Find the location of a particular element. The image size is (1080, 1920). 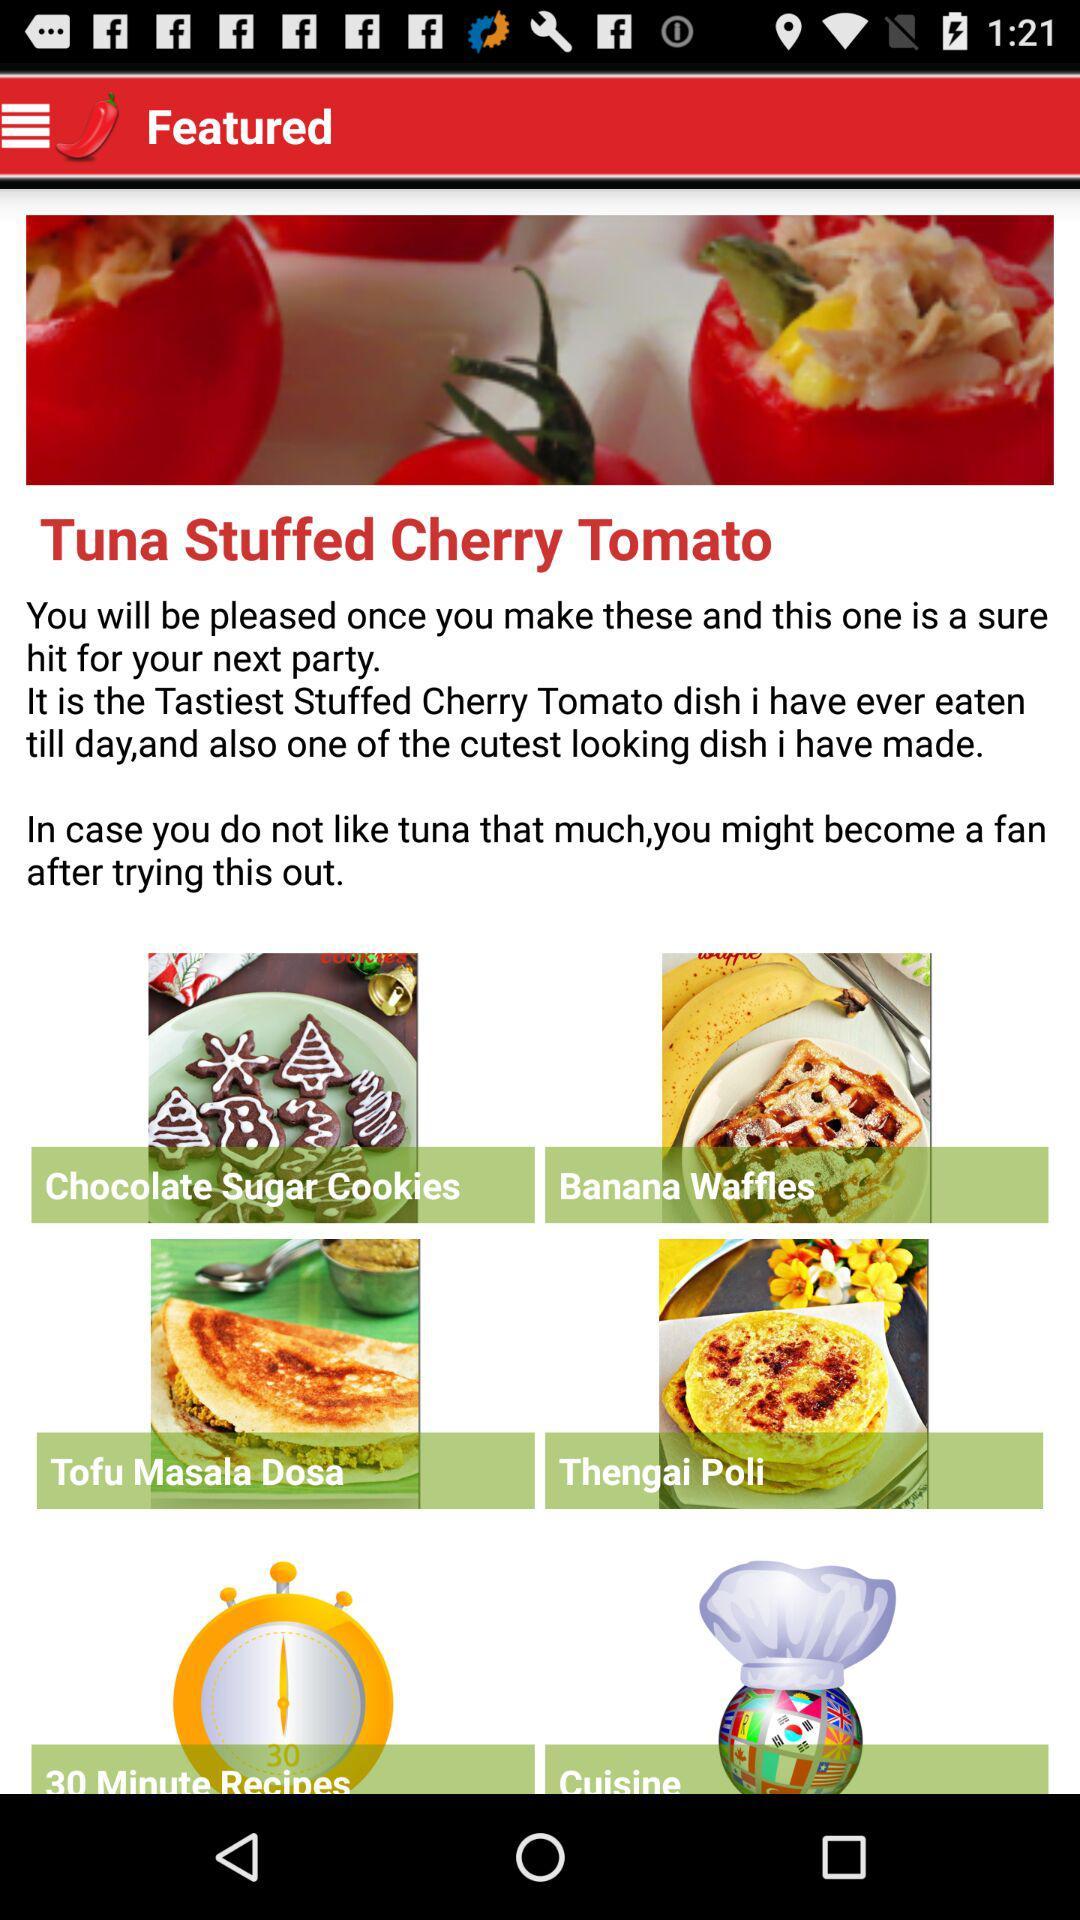

page is located at coordinates (793, 1372).